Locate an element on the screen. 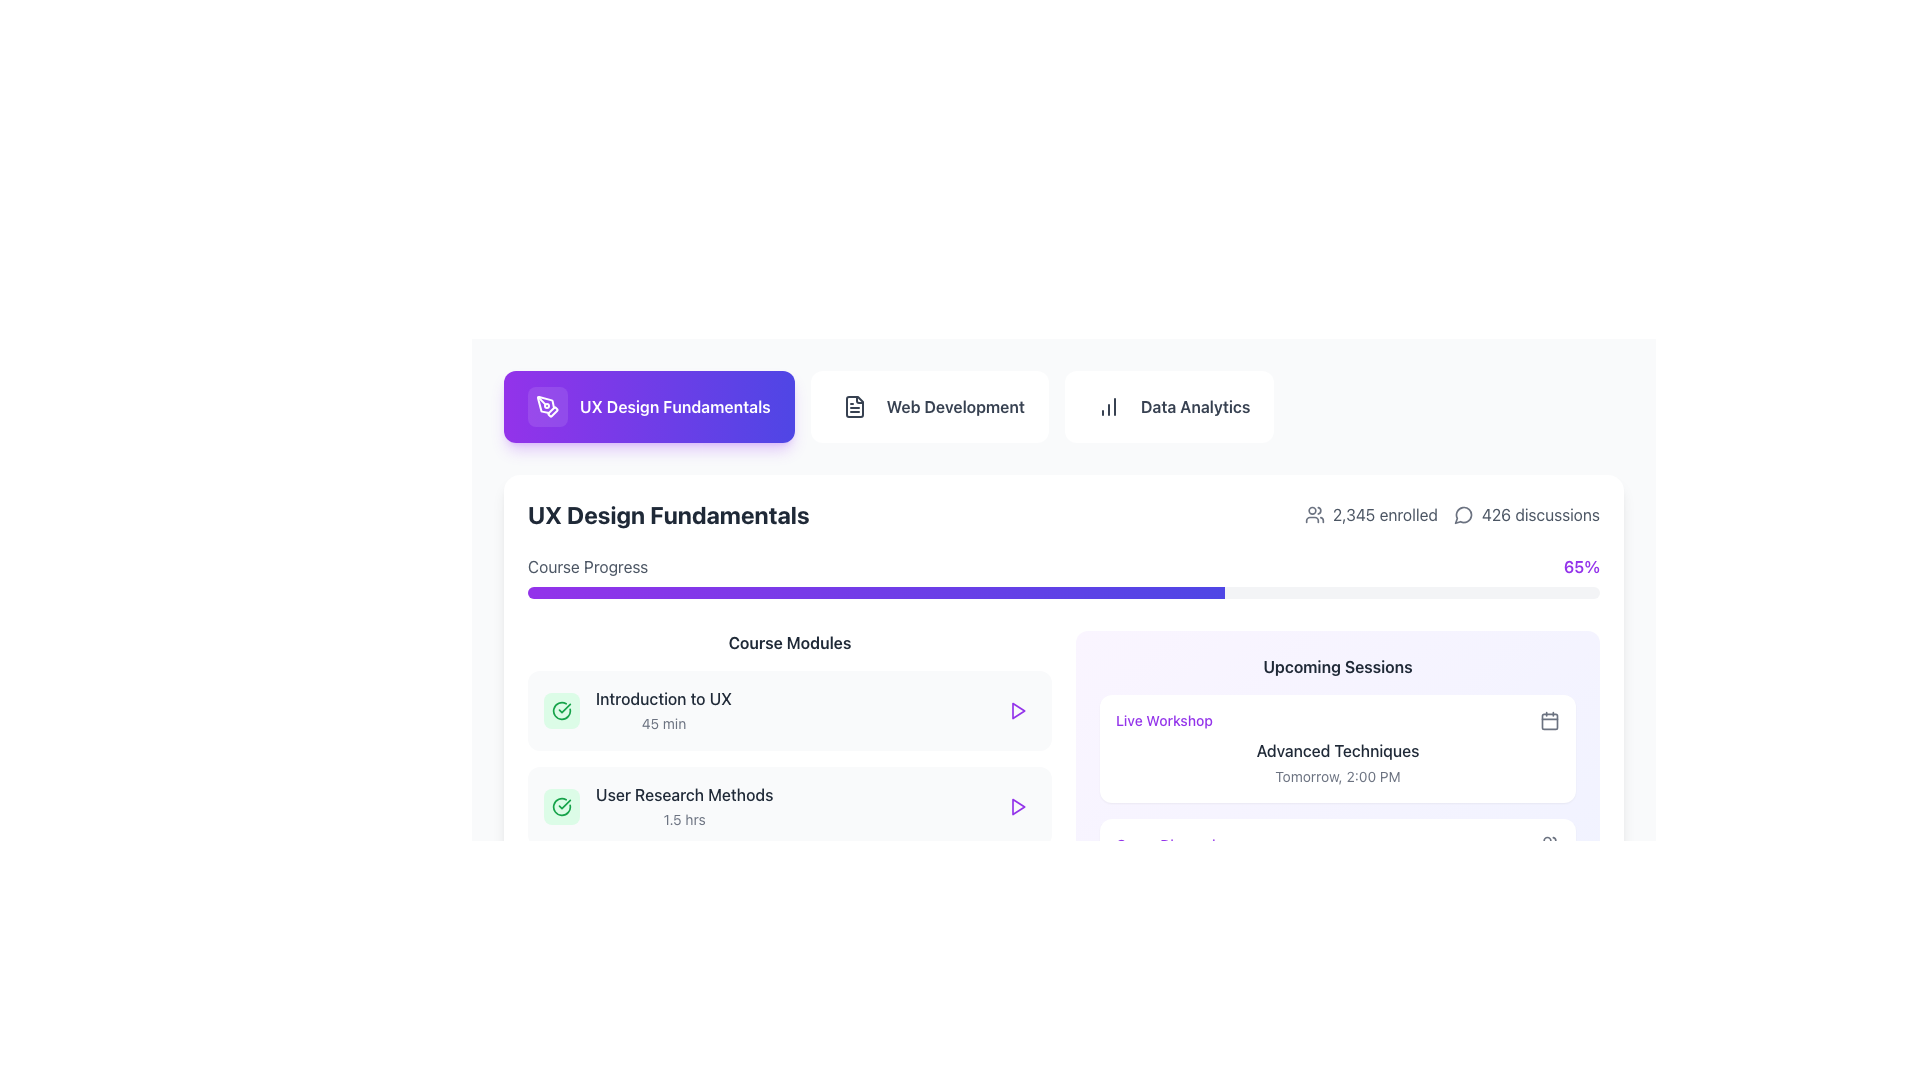 This screenshot has height=1080, width=1920. the 'User Research Methods' label, which is styled with a medium font weight and gray color, located in the 'Course Modules' section below 'Introduction to UX' is located at coordinates (684, 793).